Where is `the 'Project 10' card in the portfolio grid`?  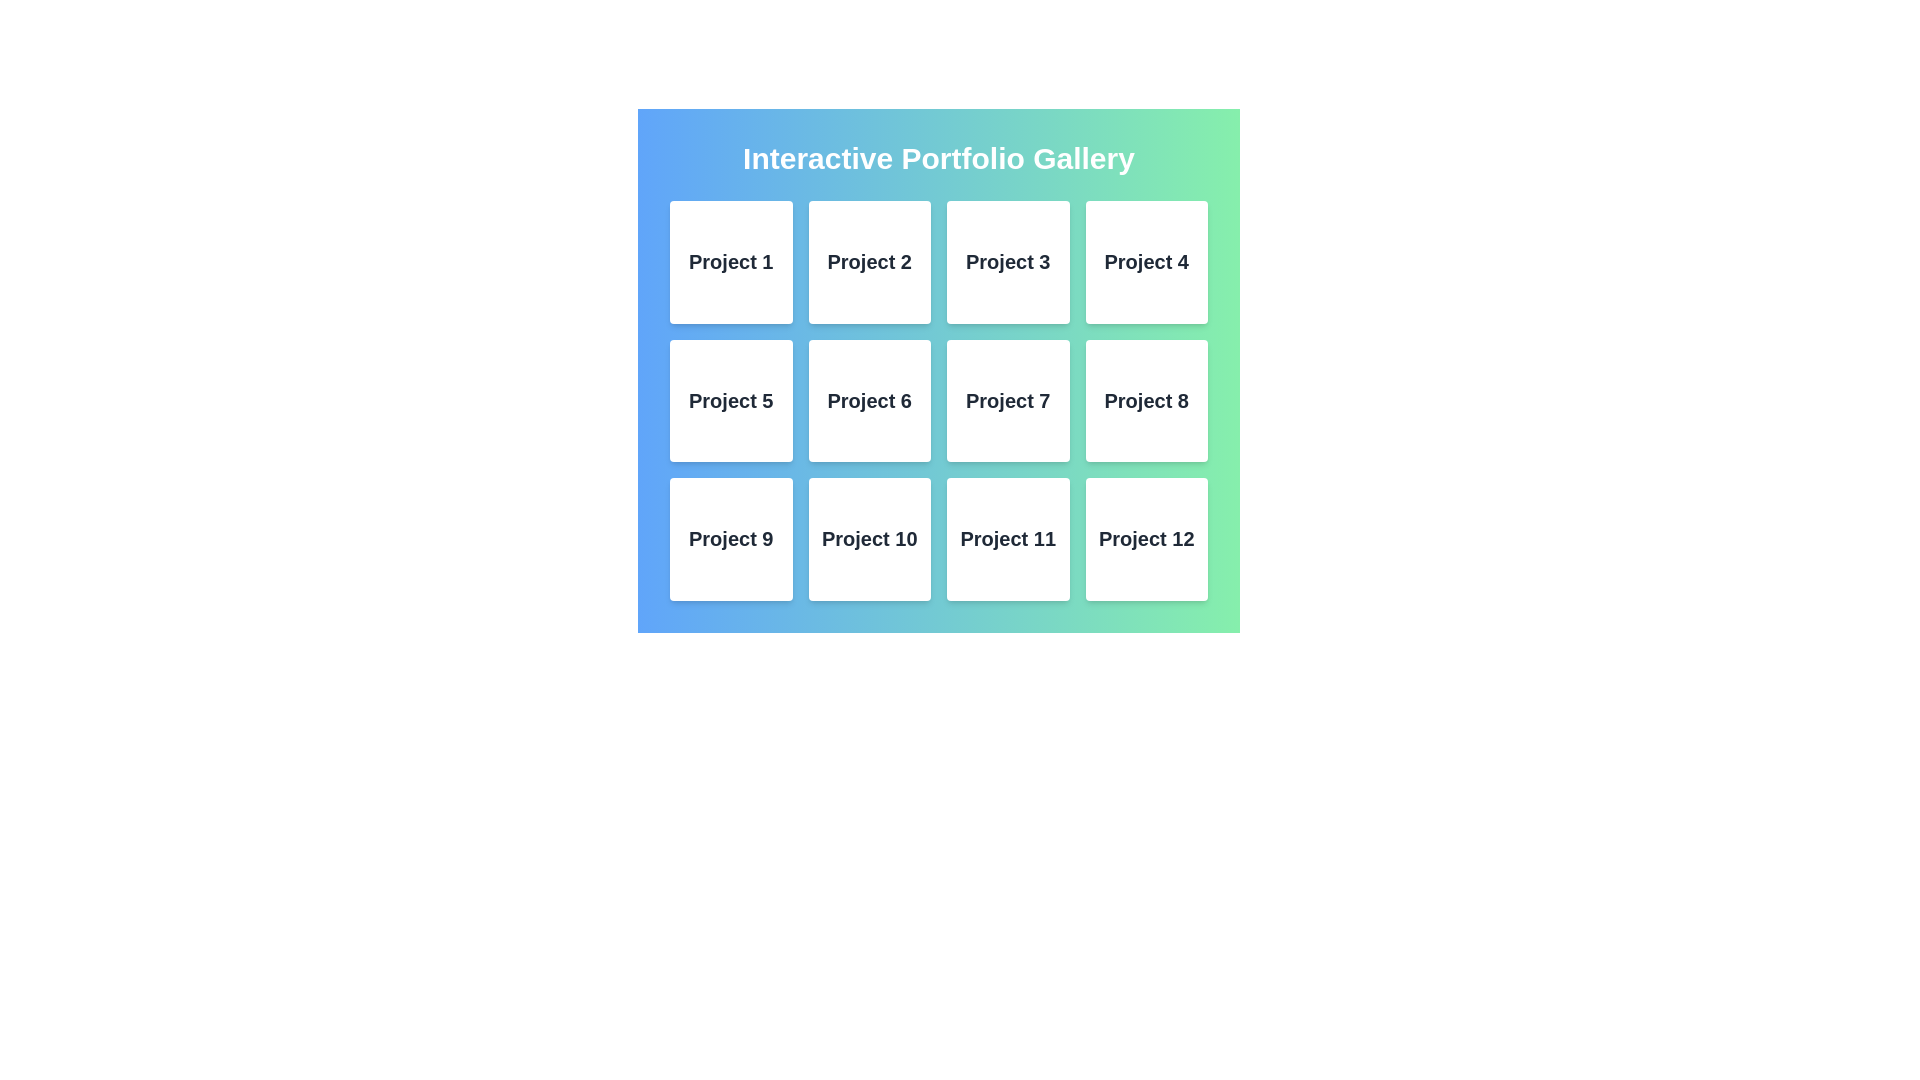
the 'Project 10' card in the portfolio grid is located at coordinates (869, 538).